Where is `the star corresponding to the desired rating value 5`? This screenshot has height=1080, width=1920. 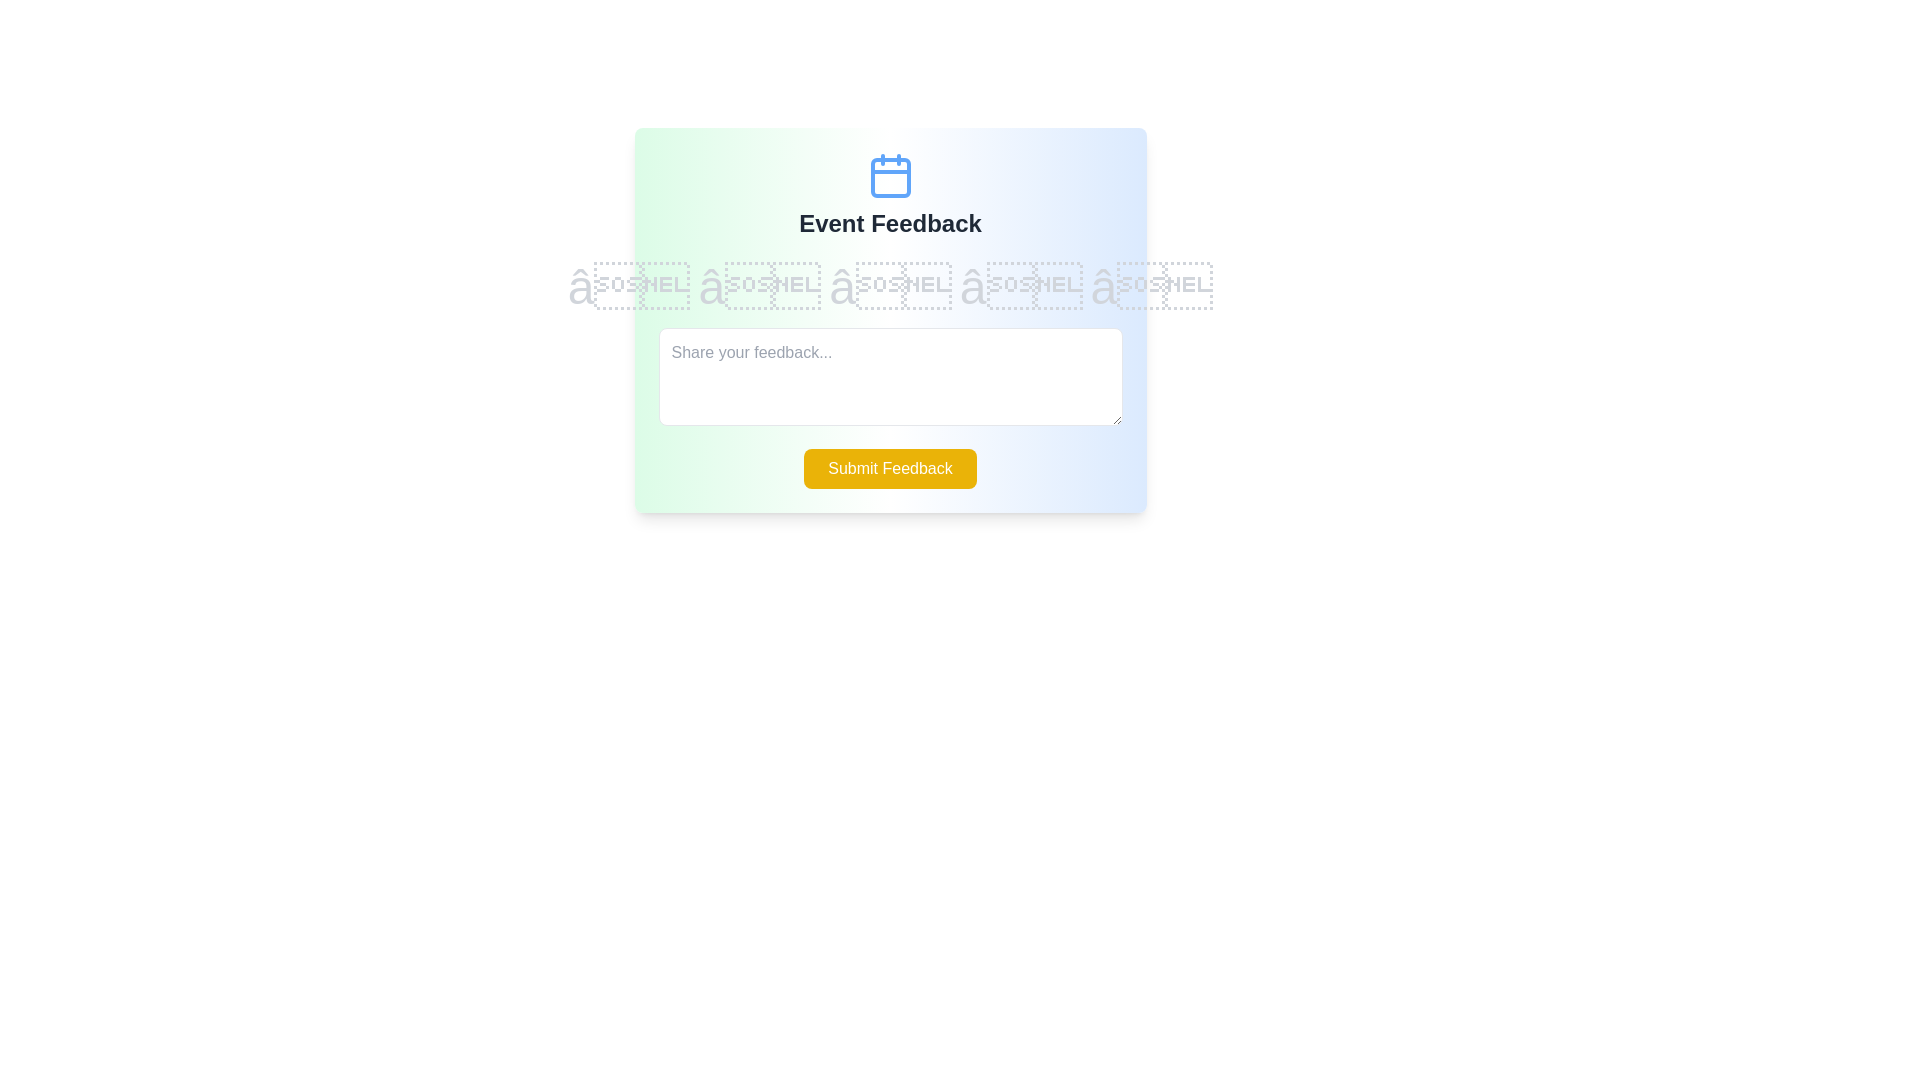
the star corresponding to the desired rating value 5 is located at coordinates (1152, 288).